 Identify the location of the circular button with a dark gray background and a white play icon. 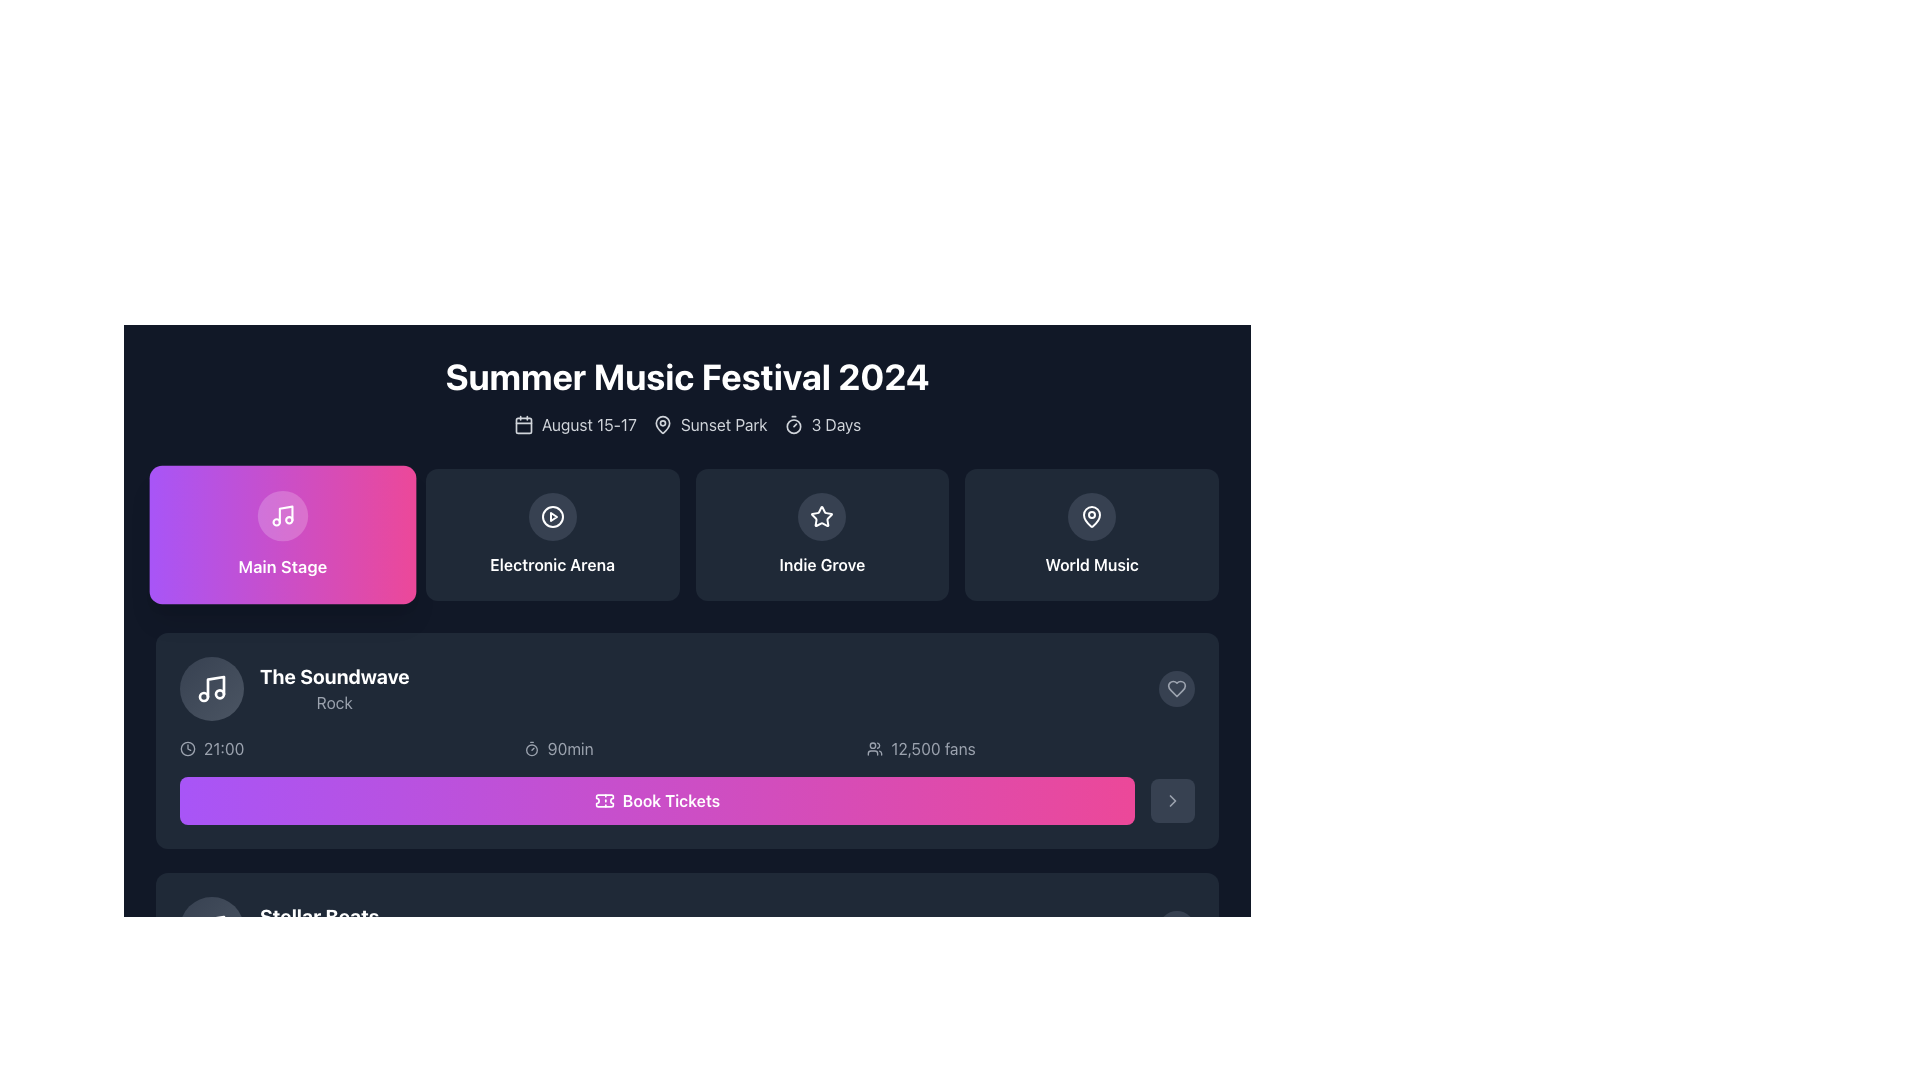
(552, 515).